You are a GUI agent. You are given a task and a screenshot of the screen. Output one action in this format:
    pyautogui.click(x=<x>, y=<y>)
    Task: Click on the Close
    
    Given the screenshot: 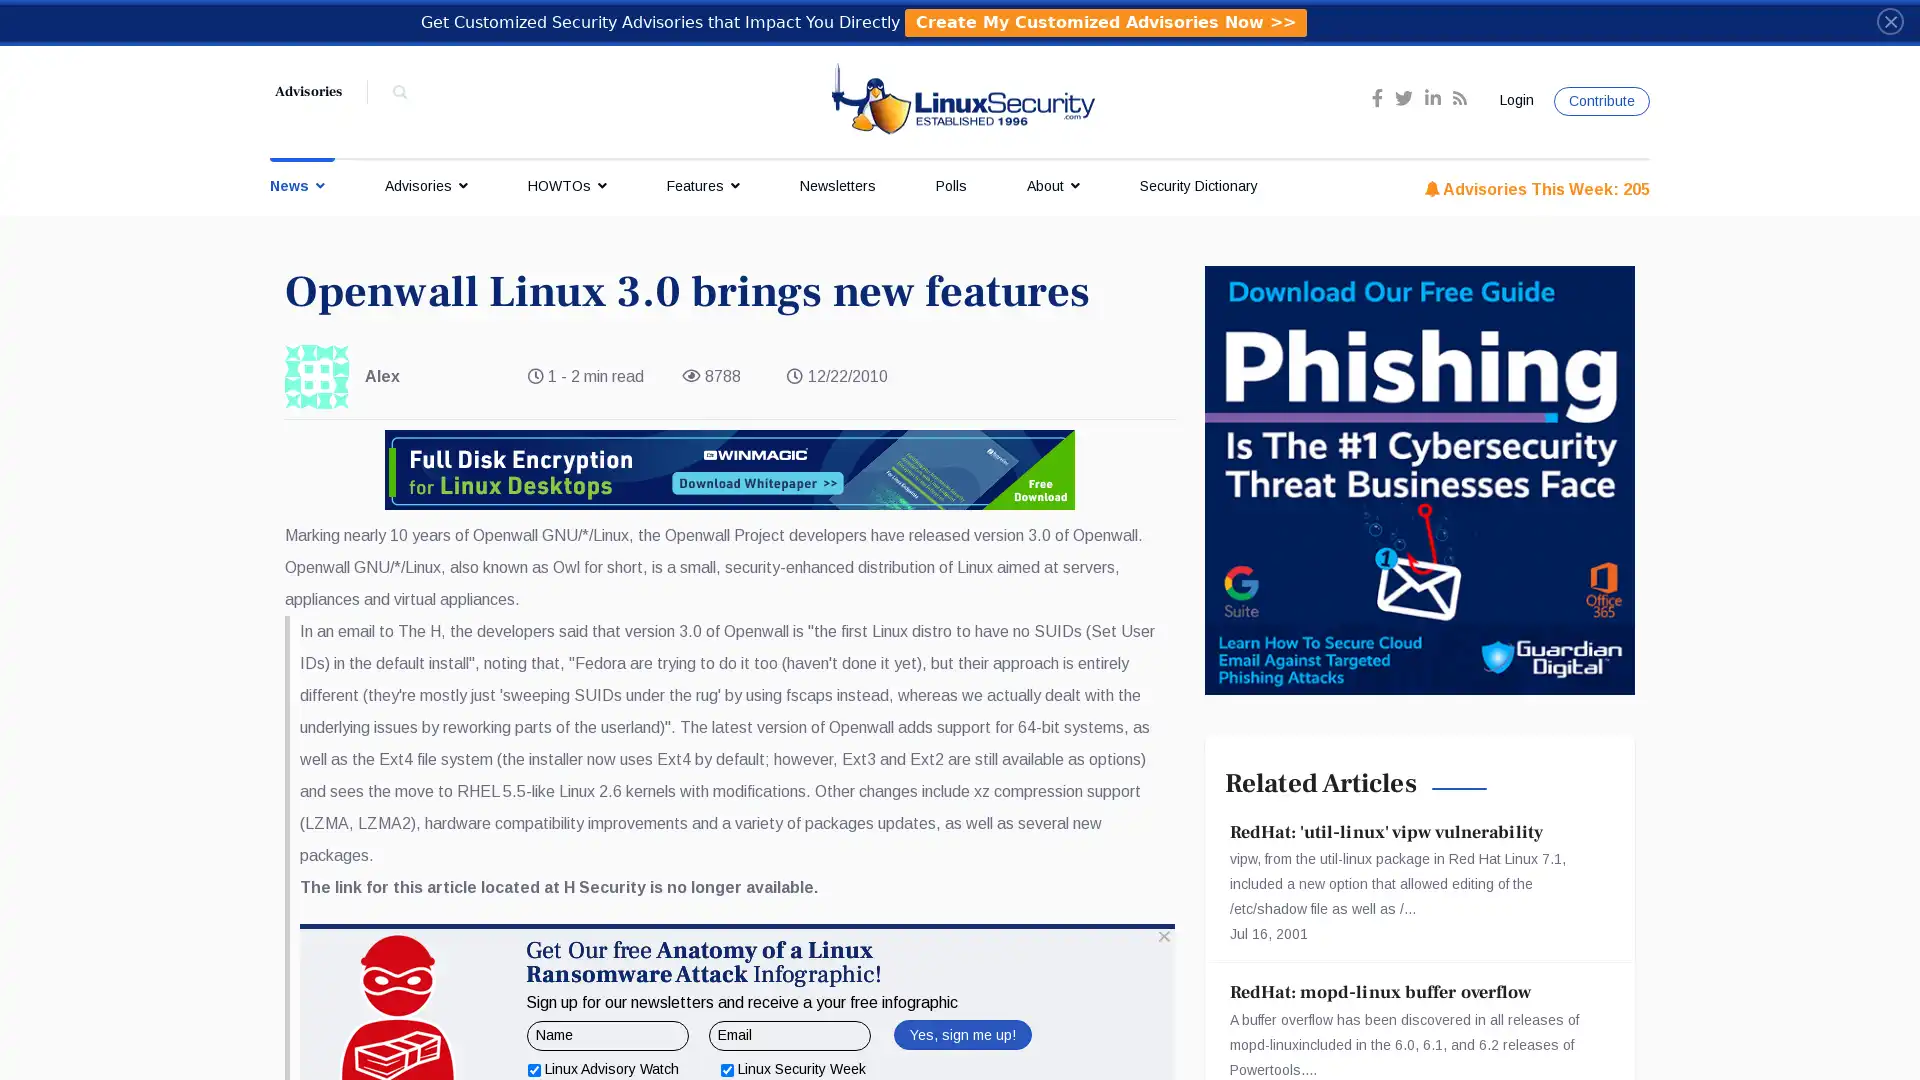 What is the action you would take?
    pyautogui.click(x=1889, y=20)
    